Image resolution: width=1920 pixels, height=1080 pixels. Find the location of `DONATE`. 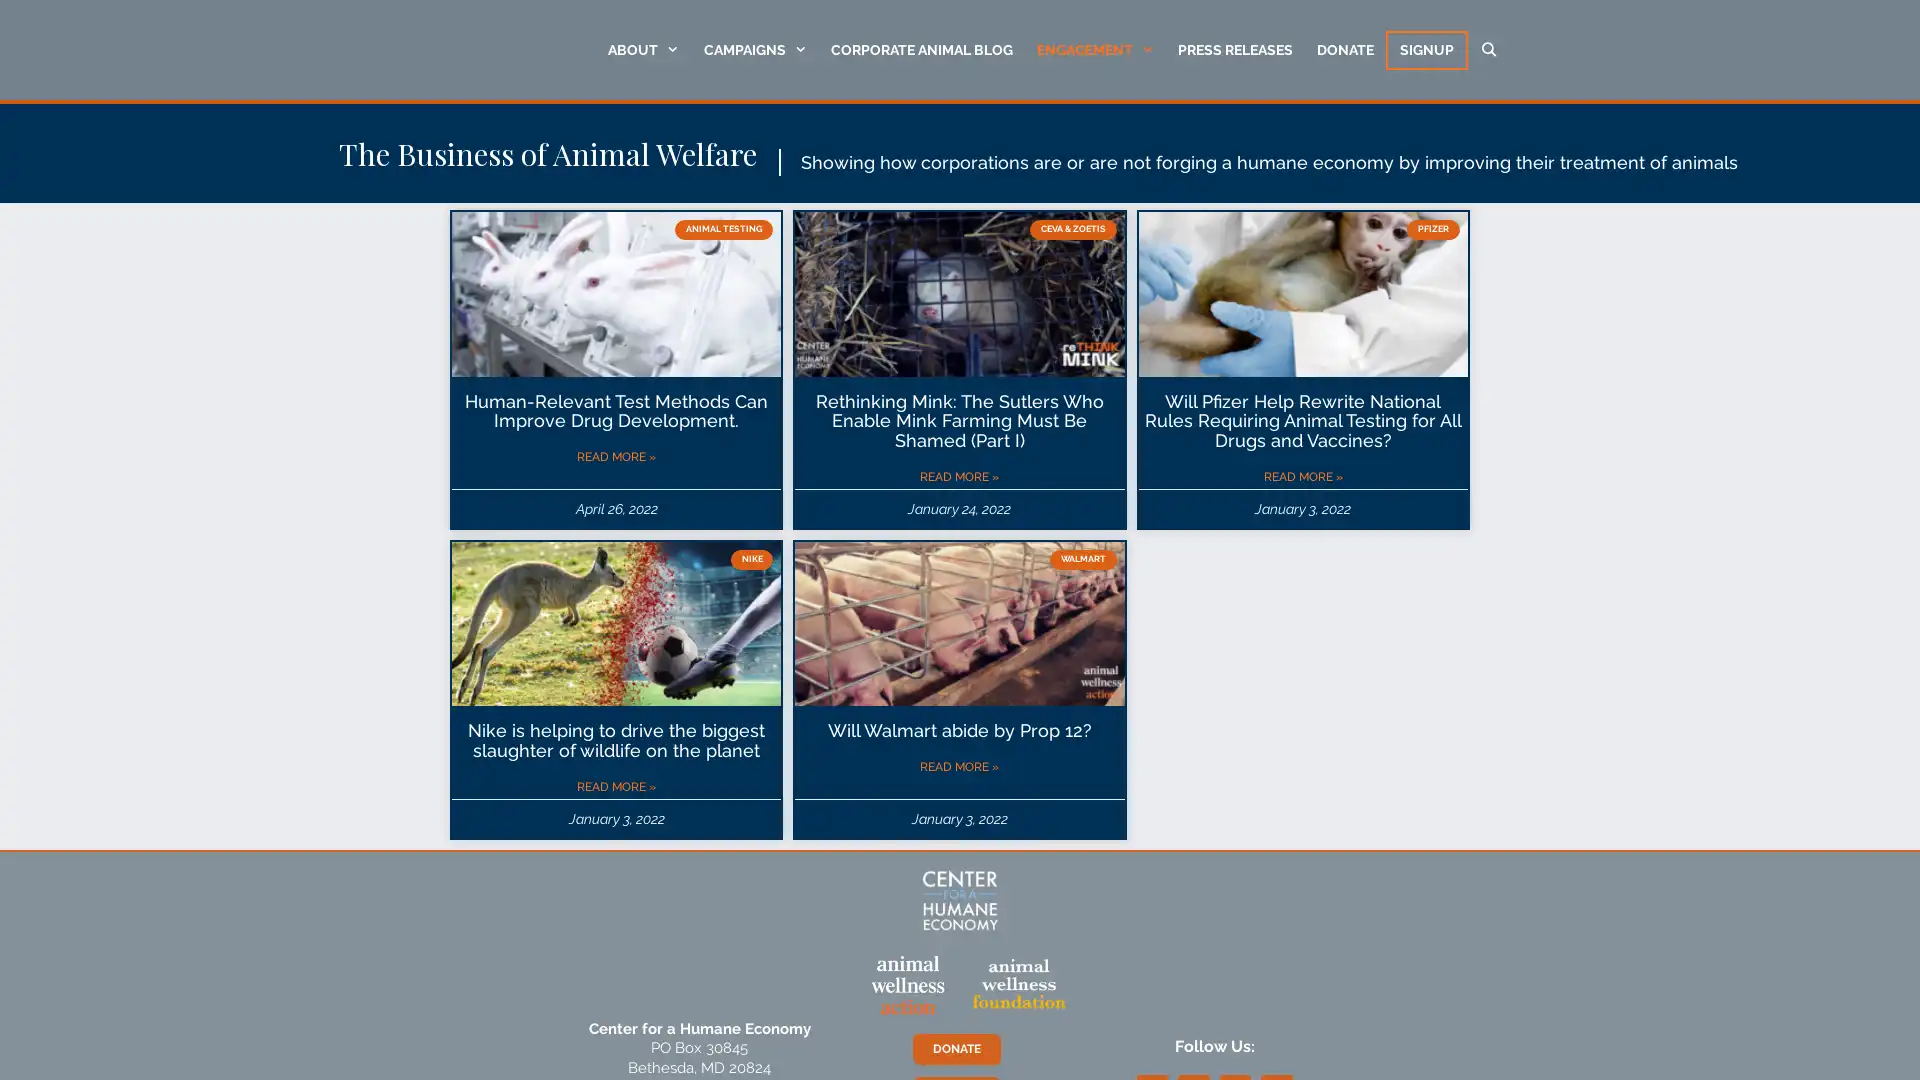

DONATE is located at coordinates (955, 1048).